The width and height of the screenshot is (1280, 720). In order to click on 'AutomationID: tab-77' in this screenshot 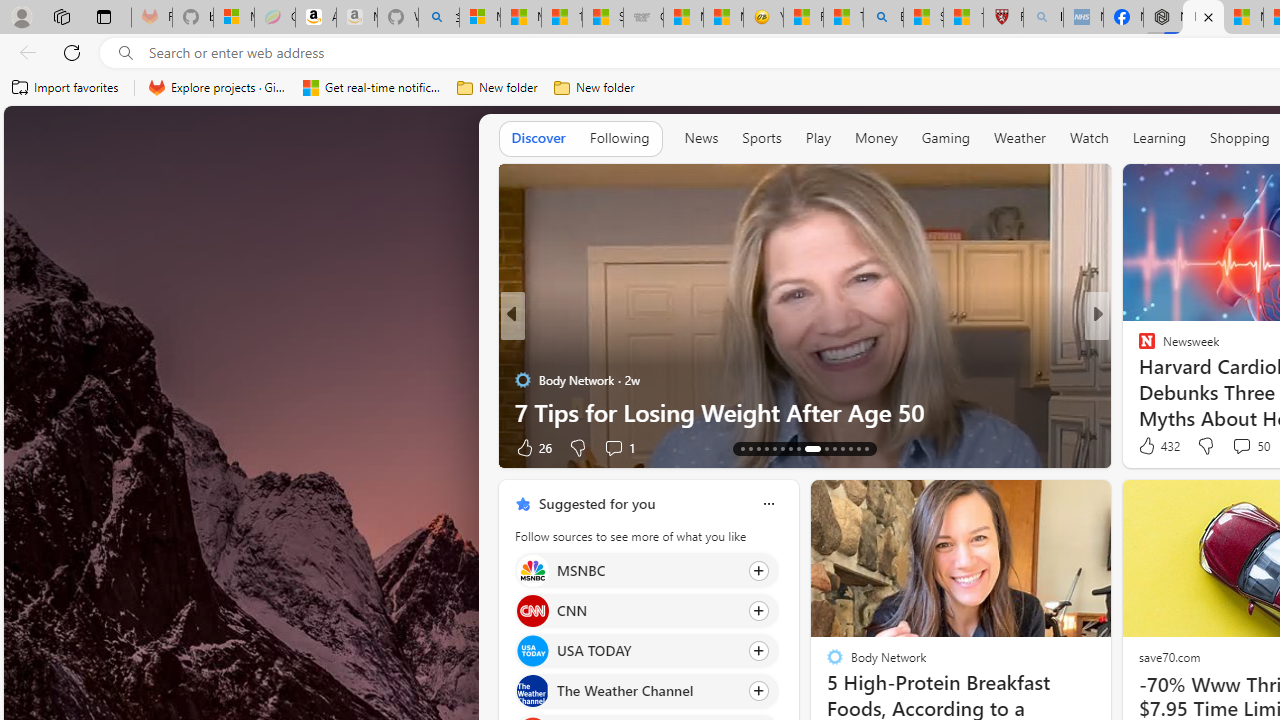, I will do `click(842, 447)`.